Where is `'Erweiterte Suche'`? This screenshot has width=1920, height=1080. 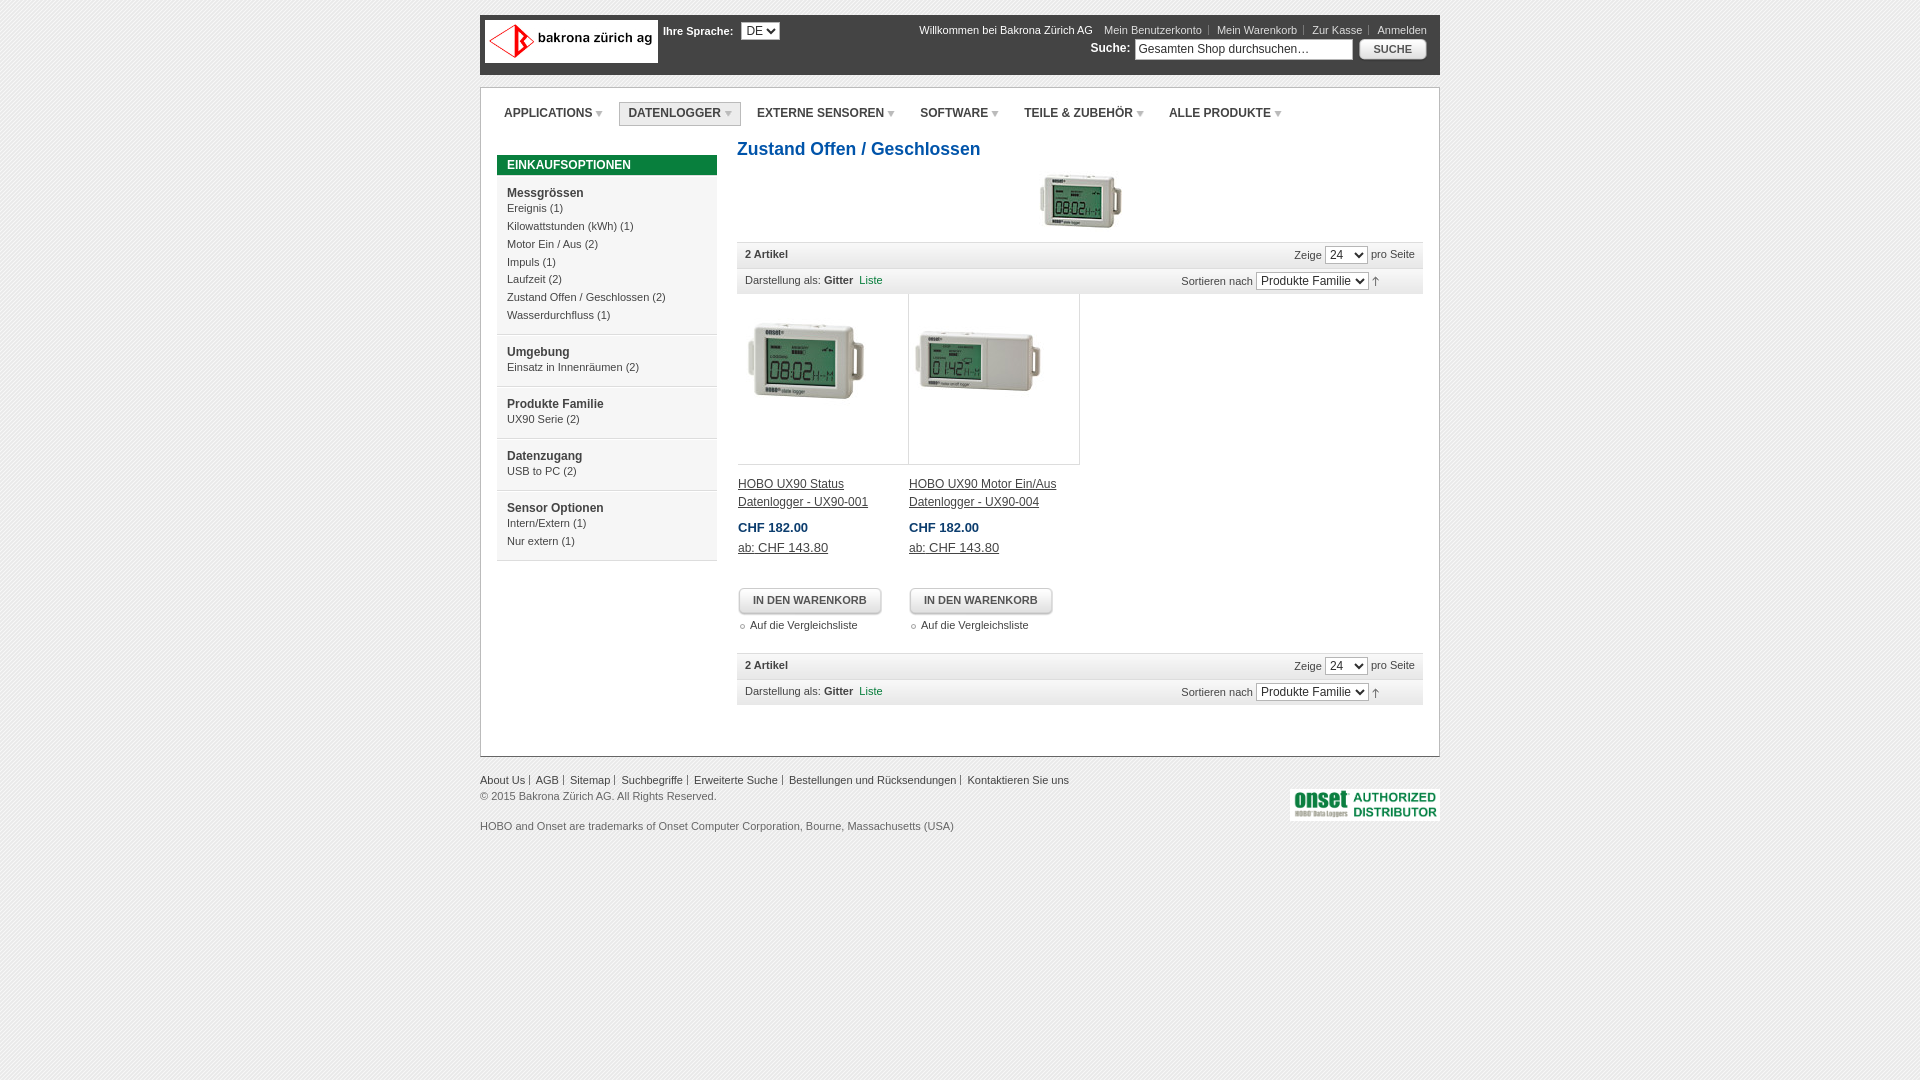
'Erweiterte Suche' is located at coordinates (734, 778).